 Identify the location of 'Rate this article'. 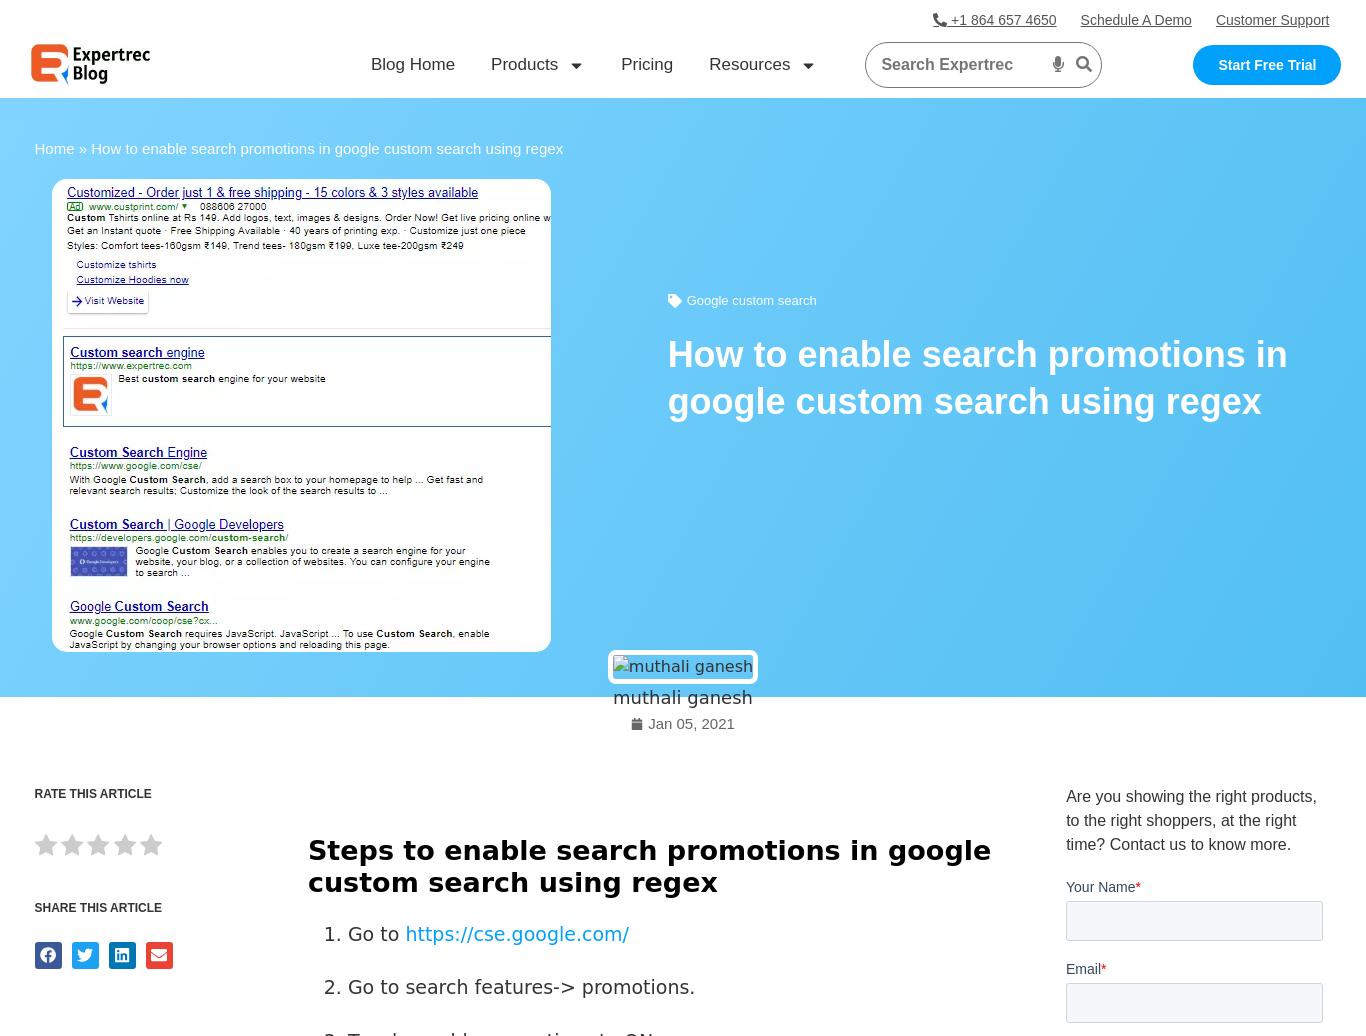
(92, 793).